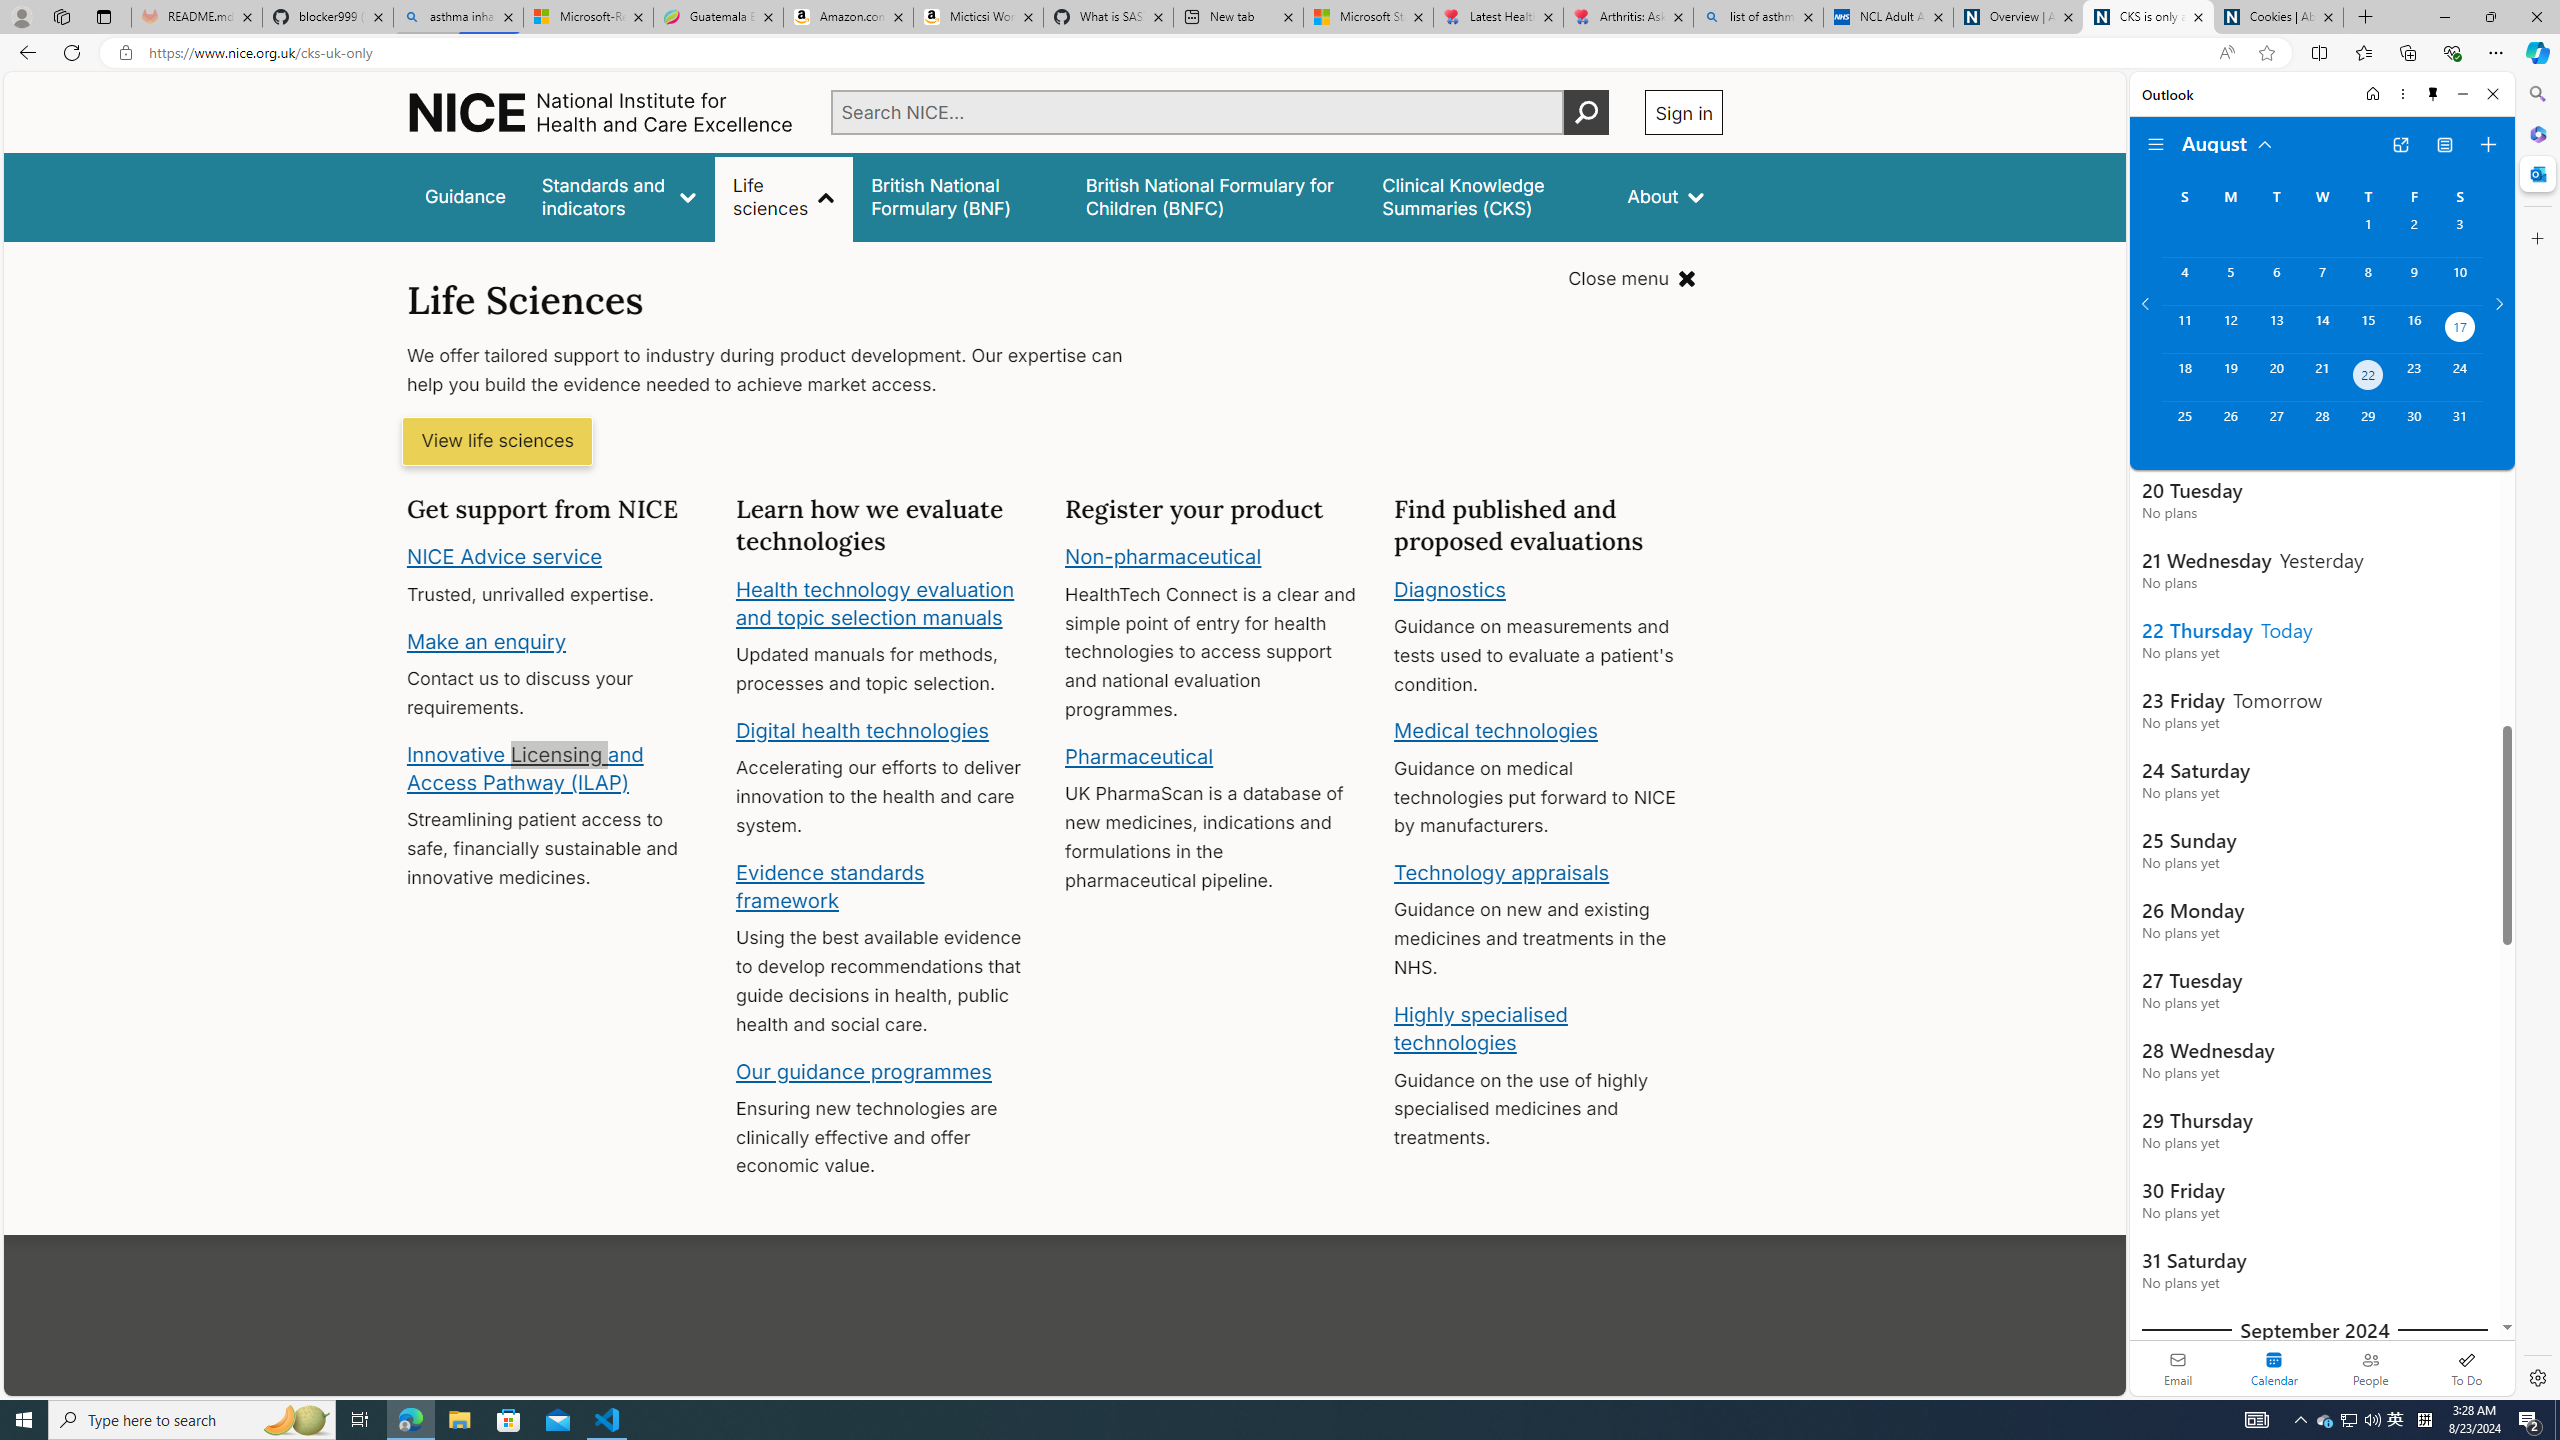 The height and width of the screenshot is (1440, 2560). Describe the element at coordinates (2459, 329) in the screenshot. I see `'Saturday, August 17, 2024. Date selected. '` at that location.